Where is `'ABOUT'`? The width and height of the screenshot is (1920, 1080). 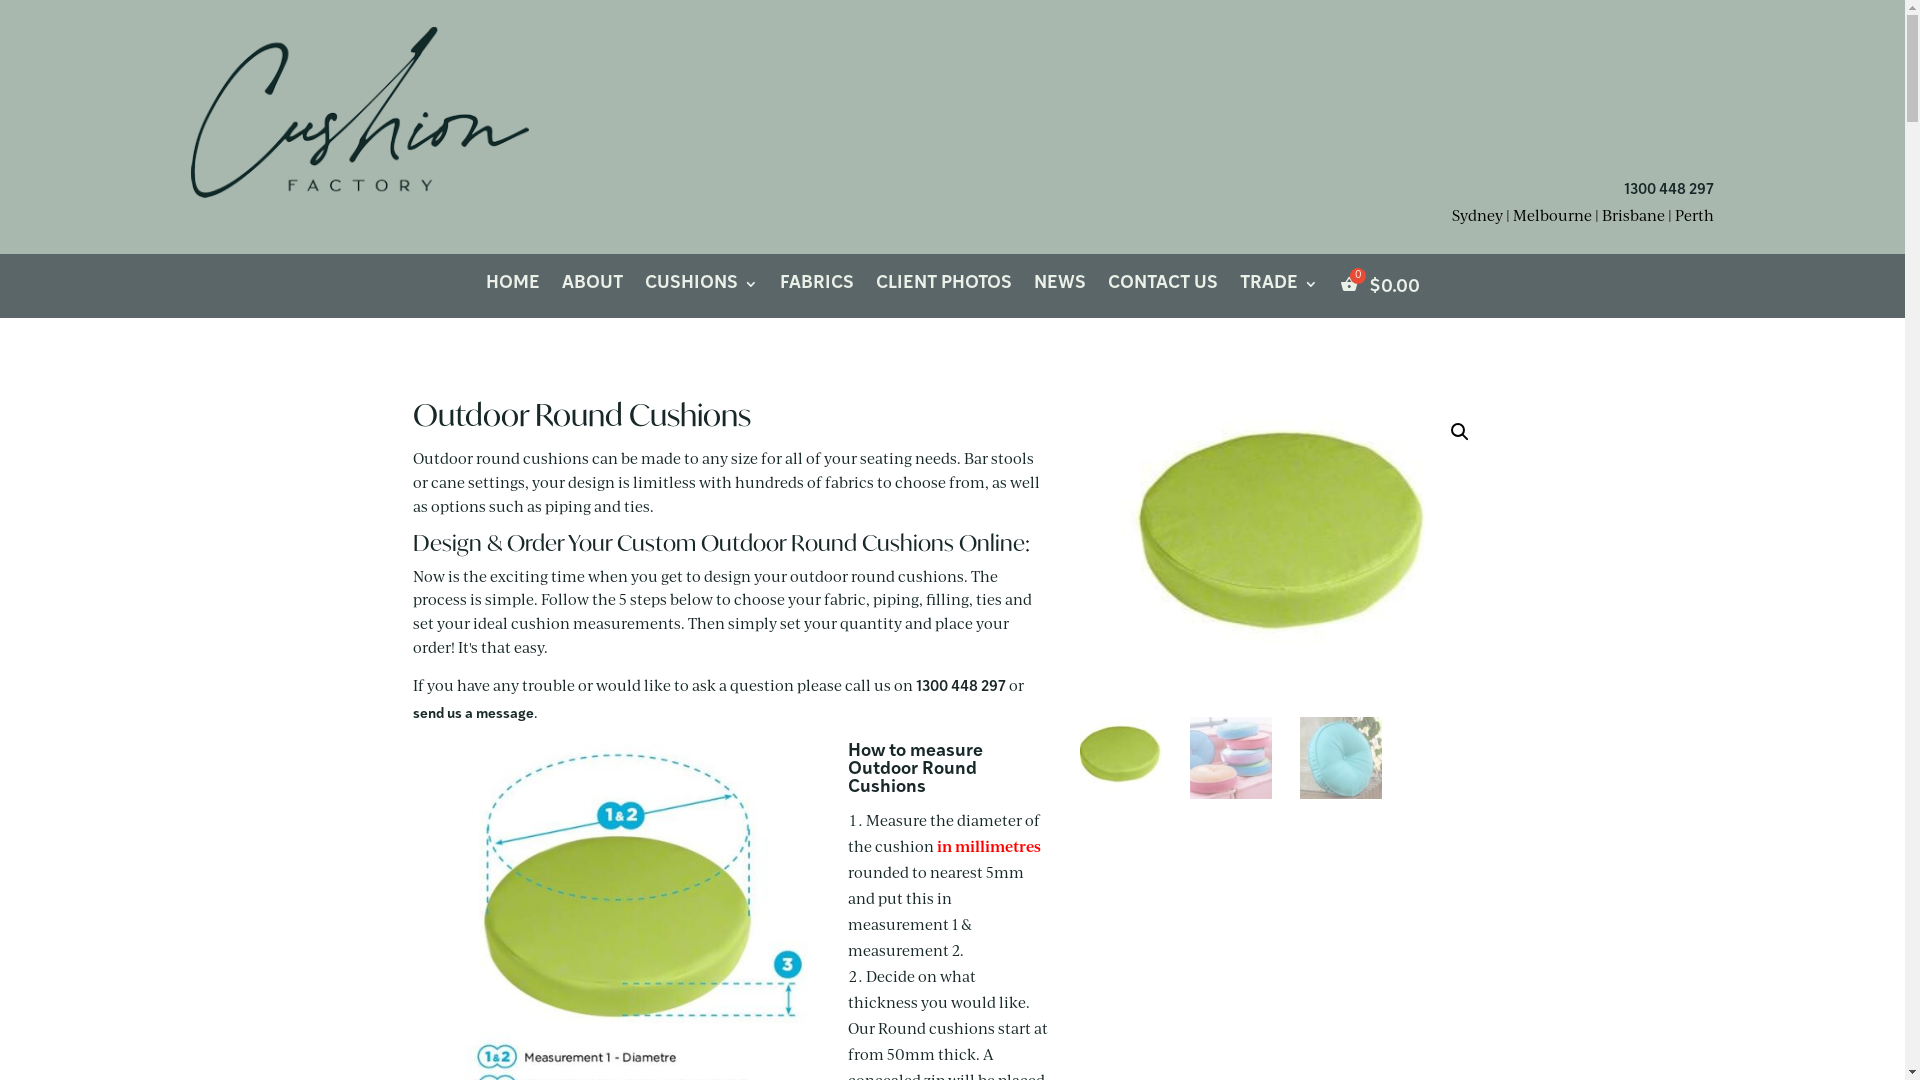 'ABOUT' is located at coordinates (591, 289).